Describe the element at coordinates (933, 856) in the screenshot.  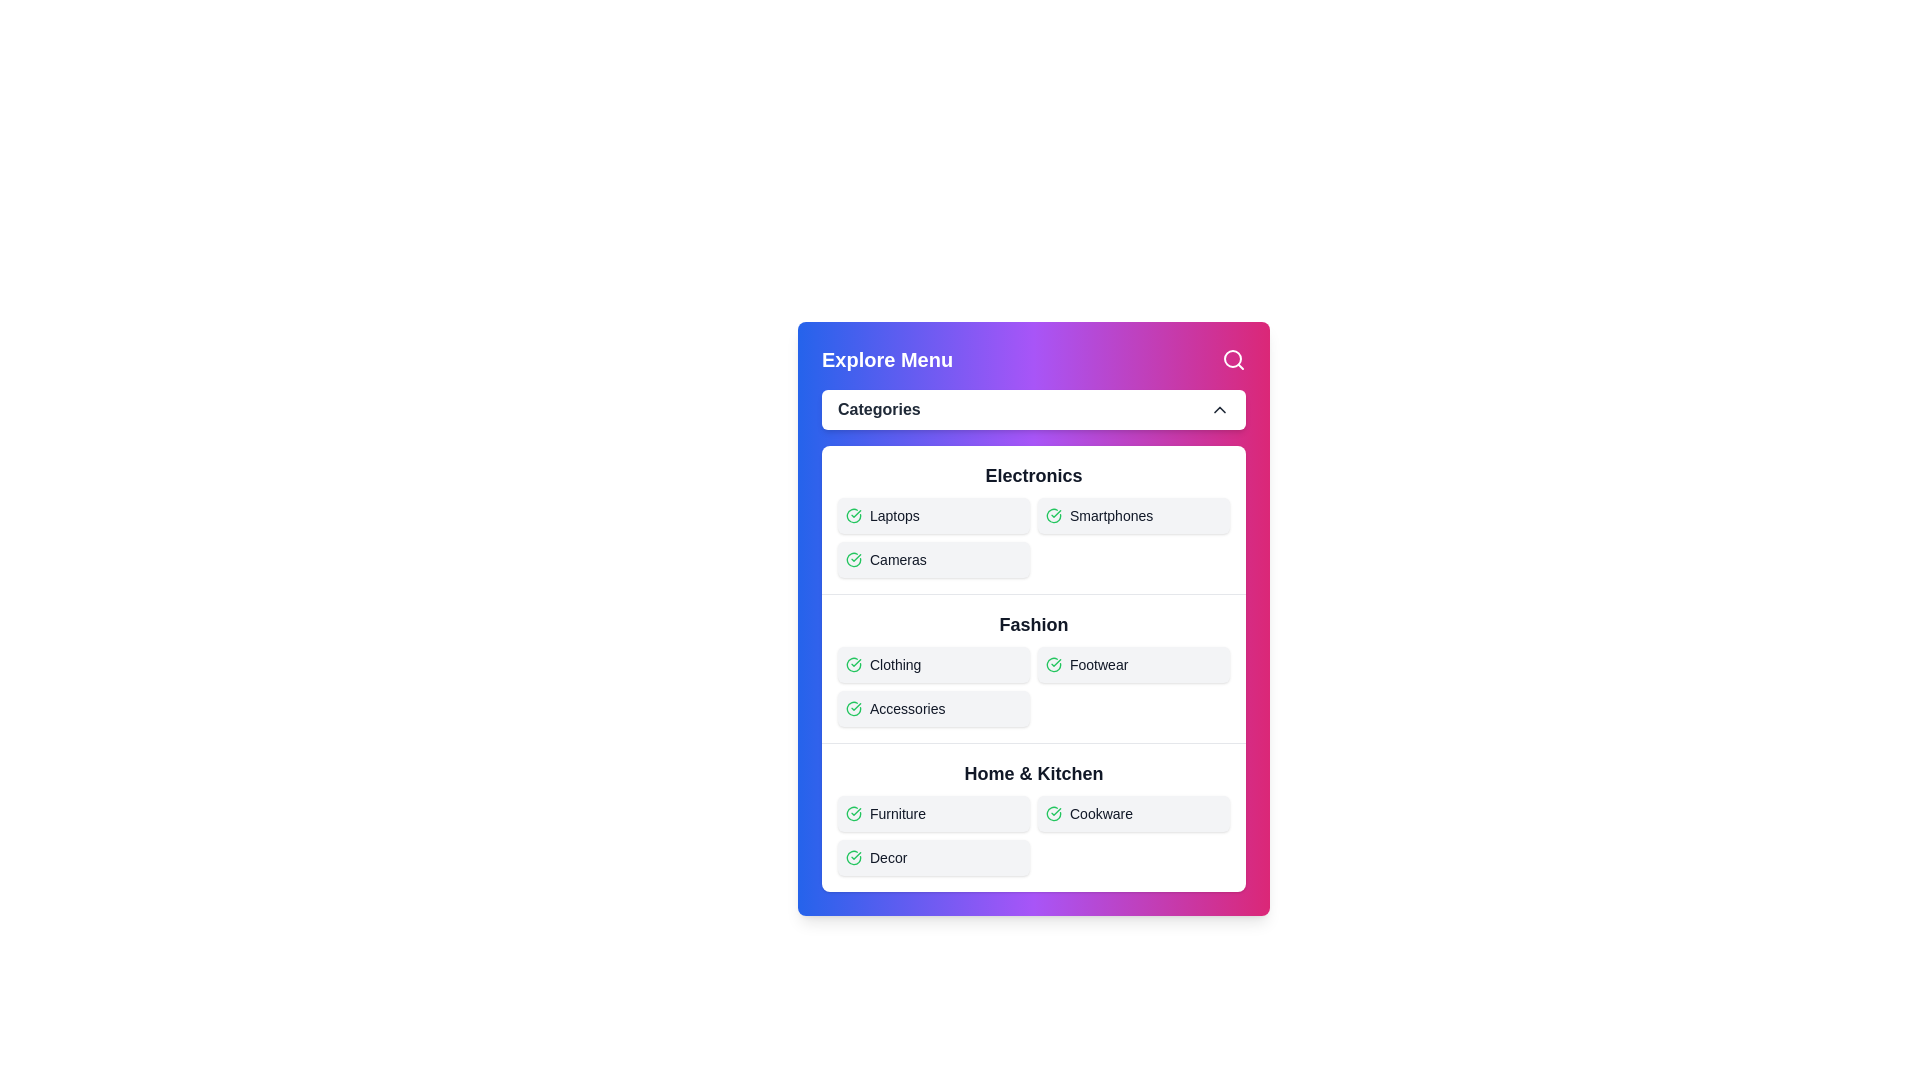
I see `the 'Decor' category option button in the Home & Kitchen section` at that location.